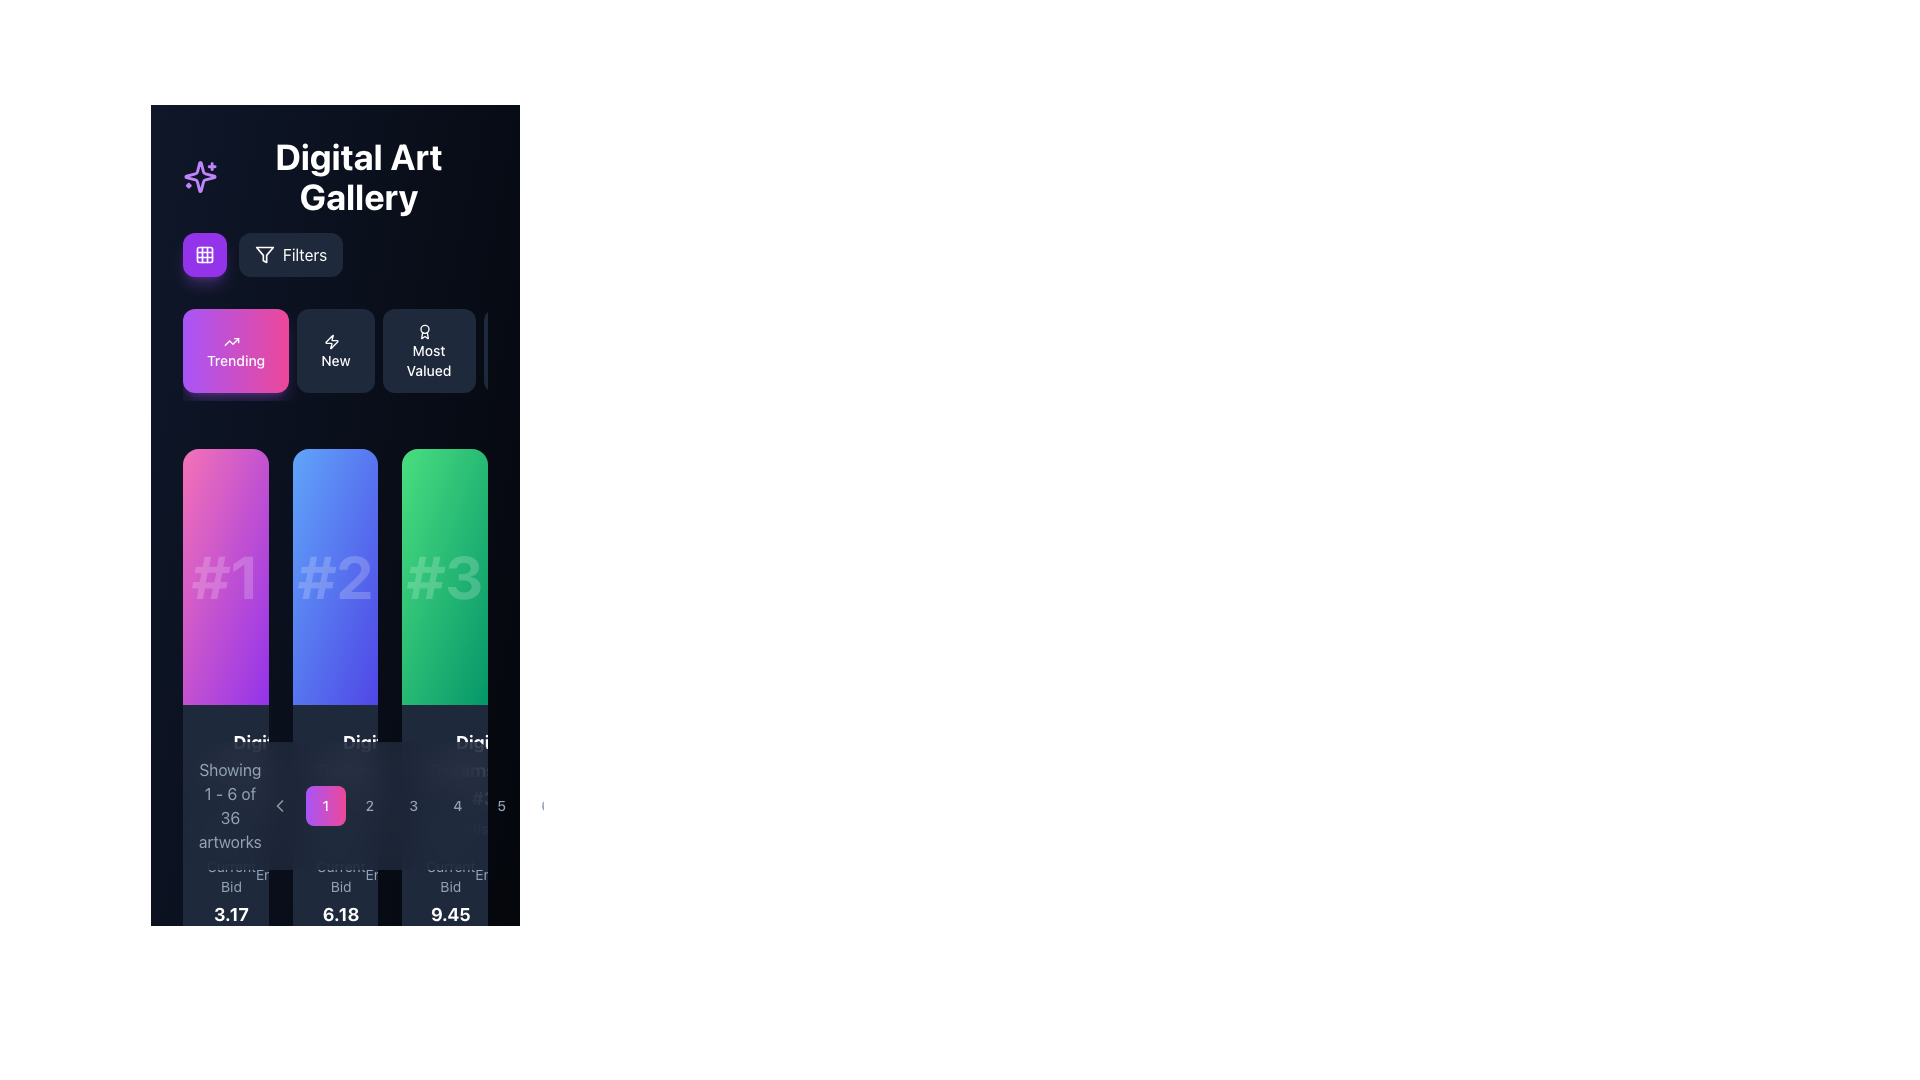 The width and height of the screenshot is (1920, 1080). I want to click on the funnel-shaped icon on the left side of the 'Filters' button, so click(263, 253).